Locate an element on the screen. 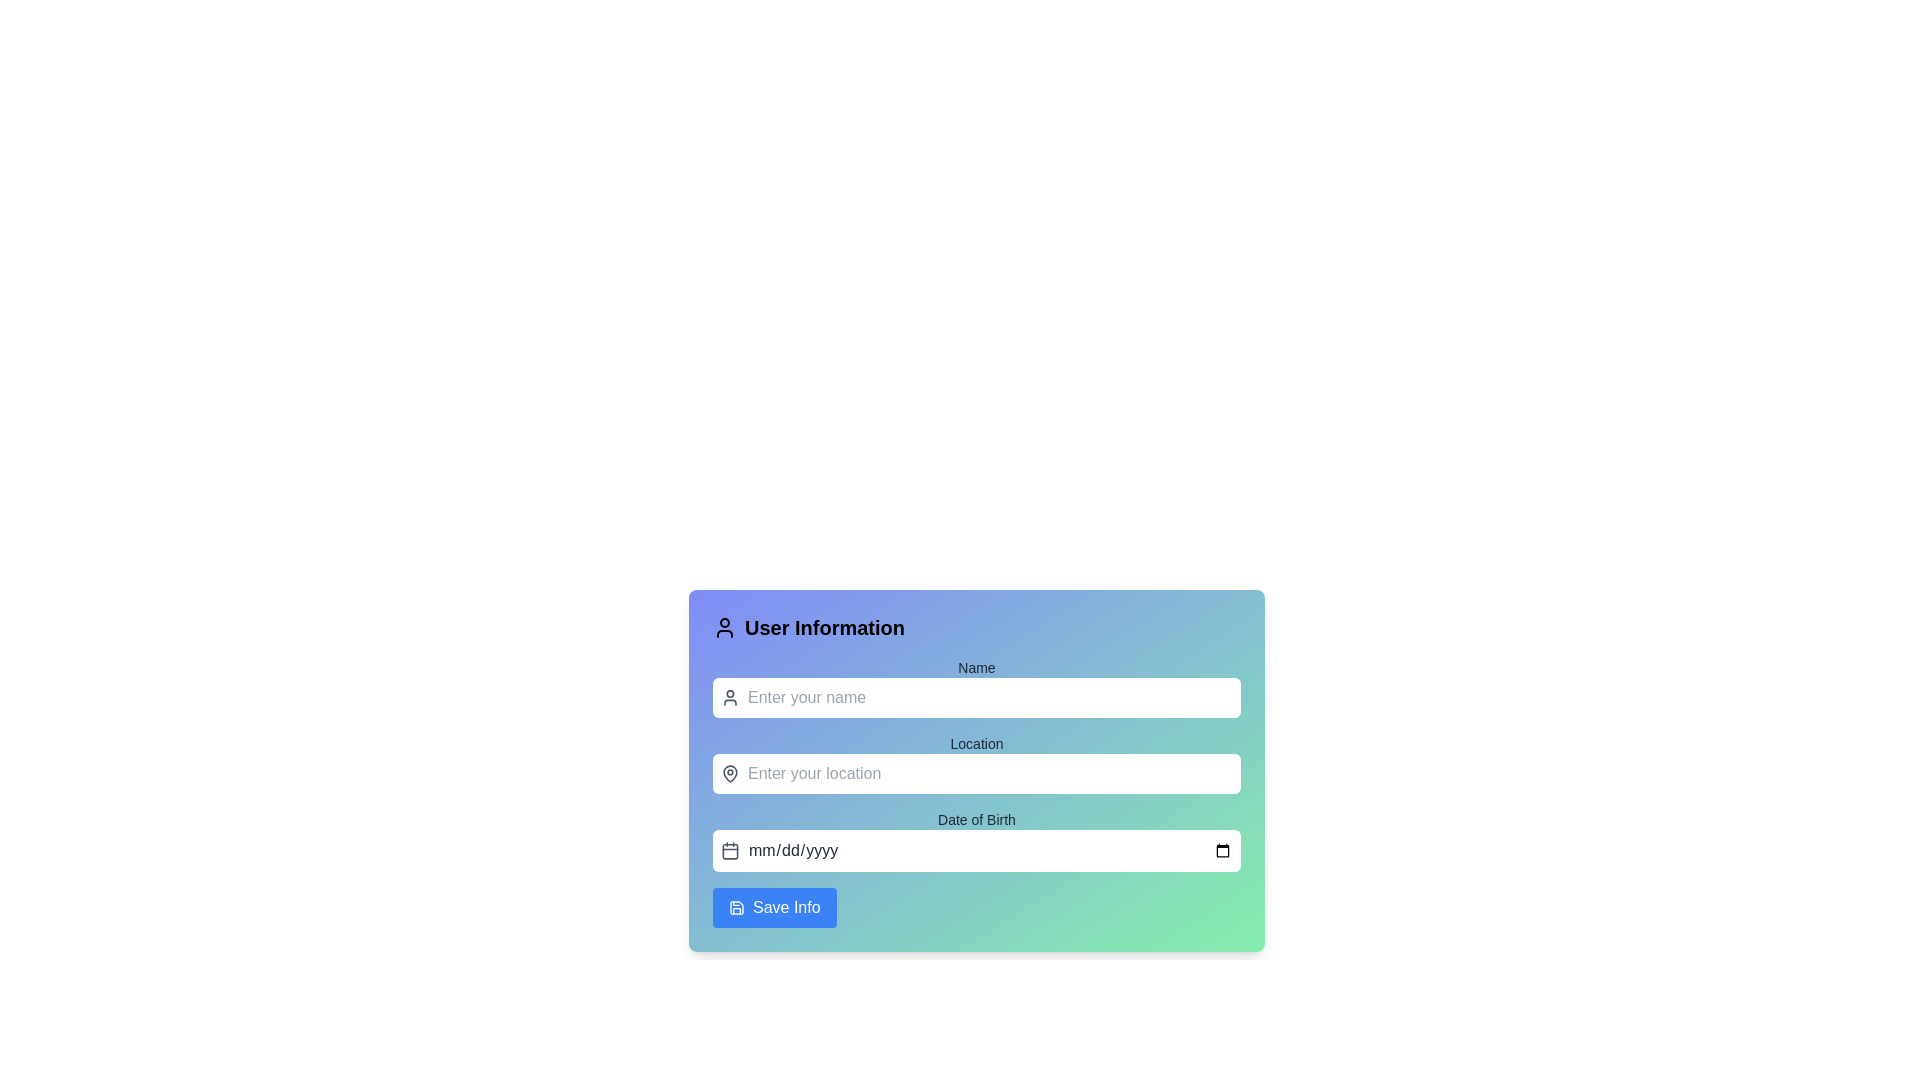 This screenshot has height=1080, width=1920. the text input field labeled 'Name' in the 'User Information' section that has a placeholder saying 'Enter your name' is located at coordinates (977, 686).